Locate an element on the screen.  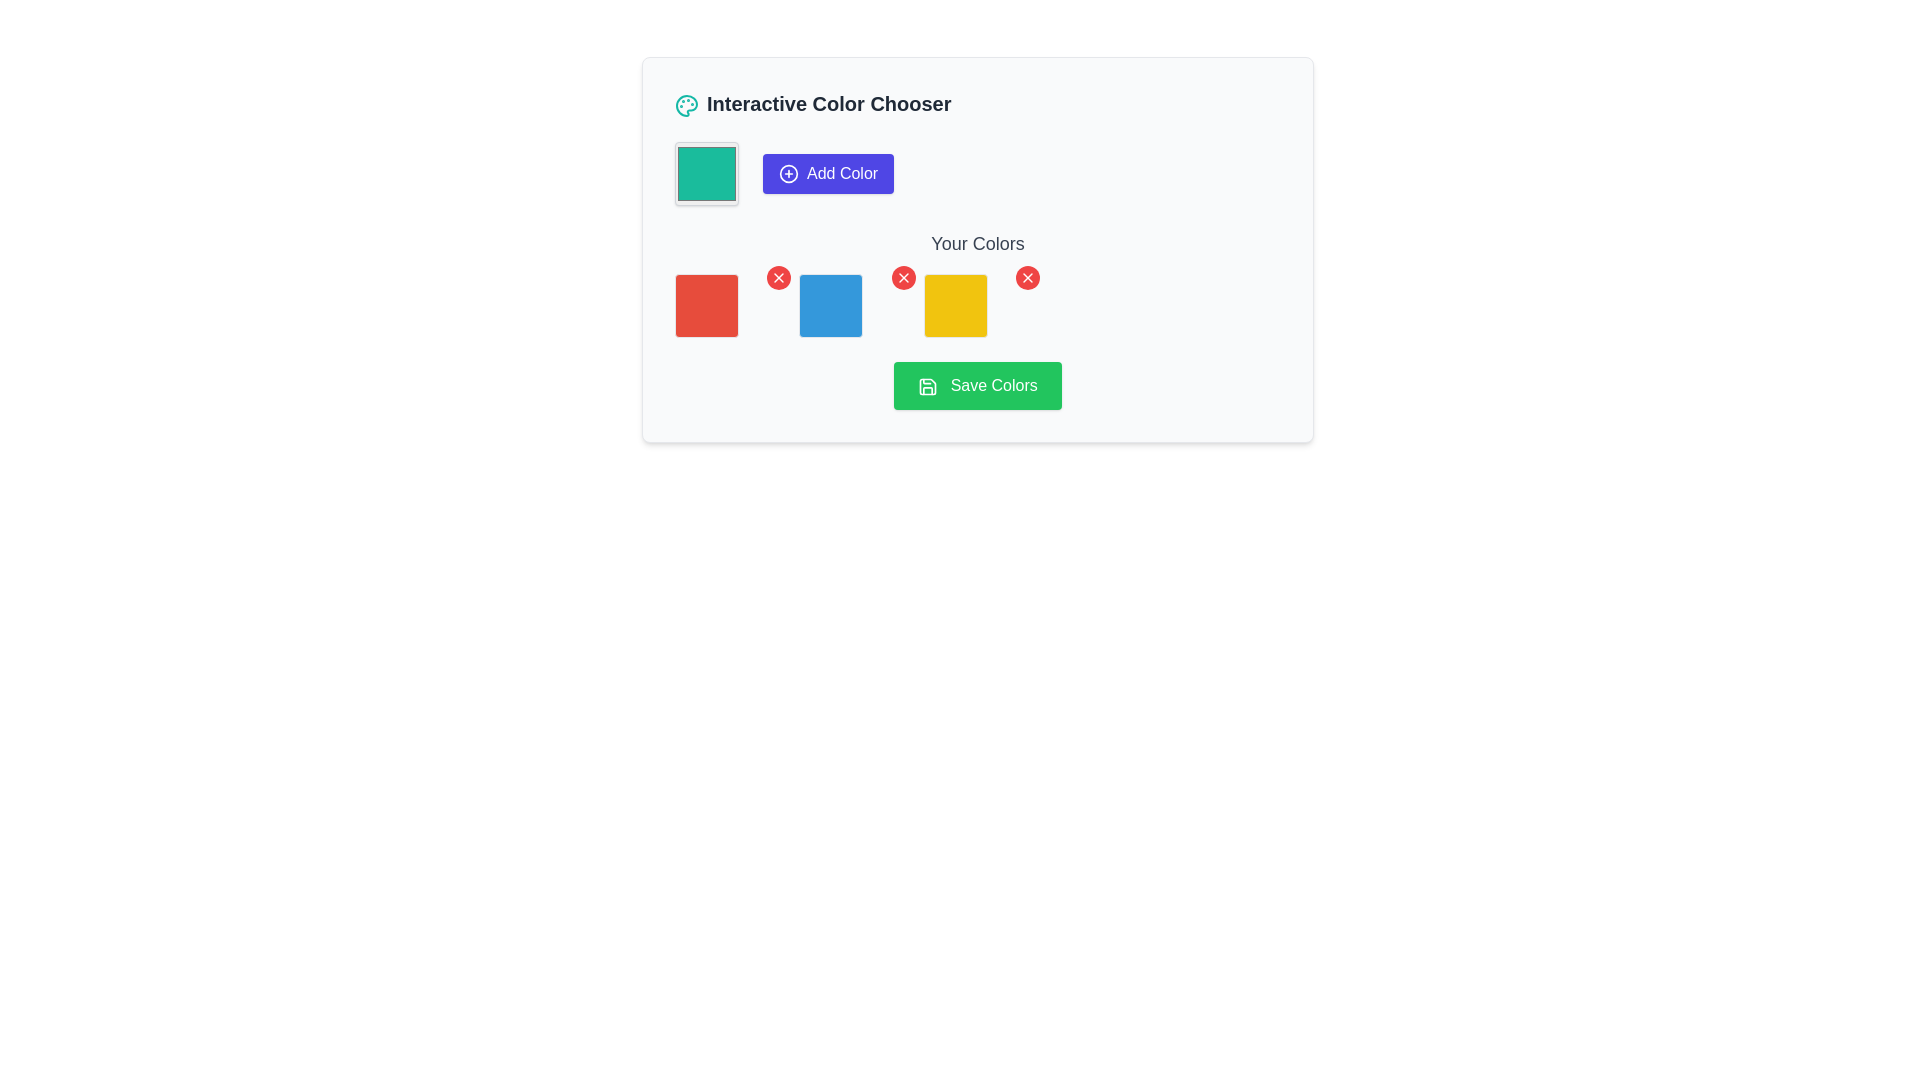
the delete button located at the top-right corner of the red square in the 'Your Colors' section is located at coordinates (778, 277).